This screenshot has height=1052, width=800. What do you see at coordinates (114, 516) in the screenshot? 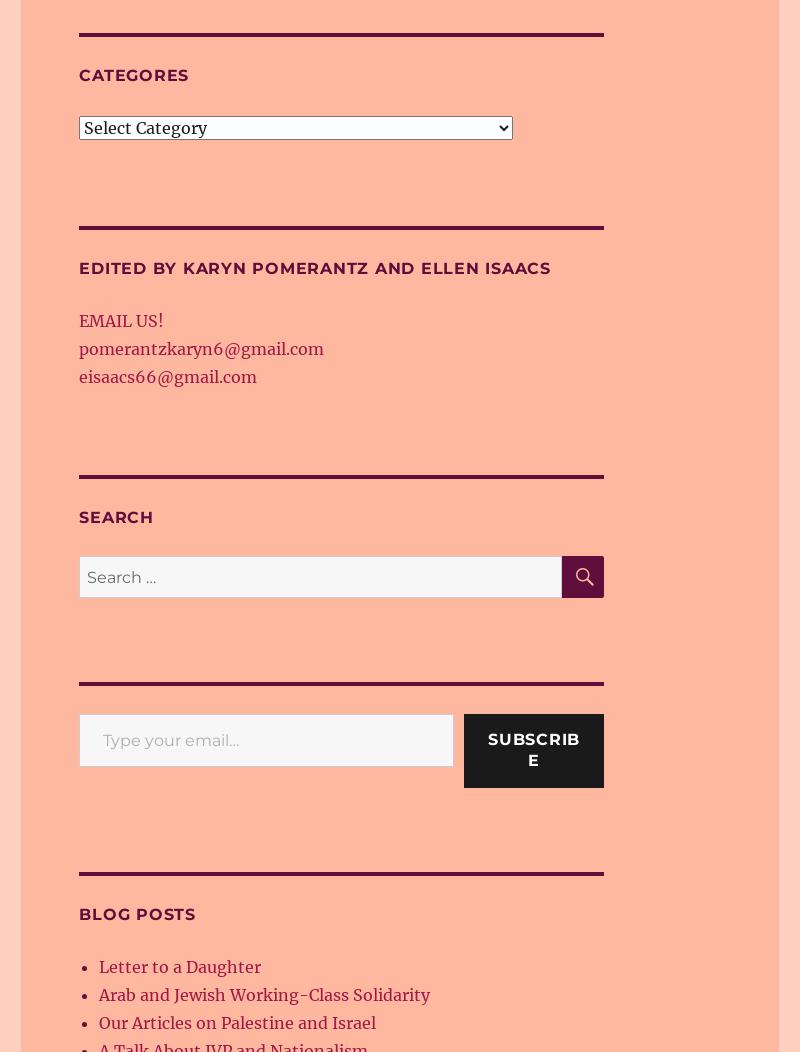
I see `'Search'` at bounding box center [114, 516].